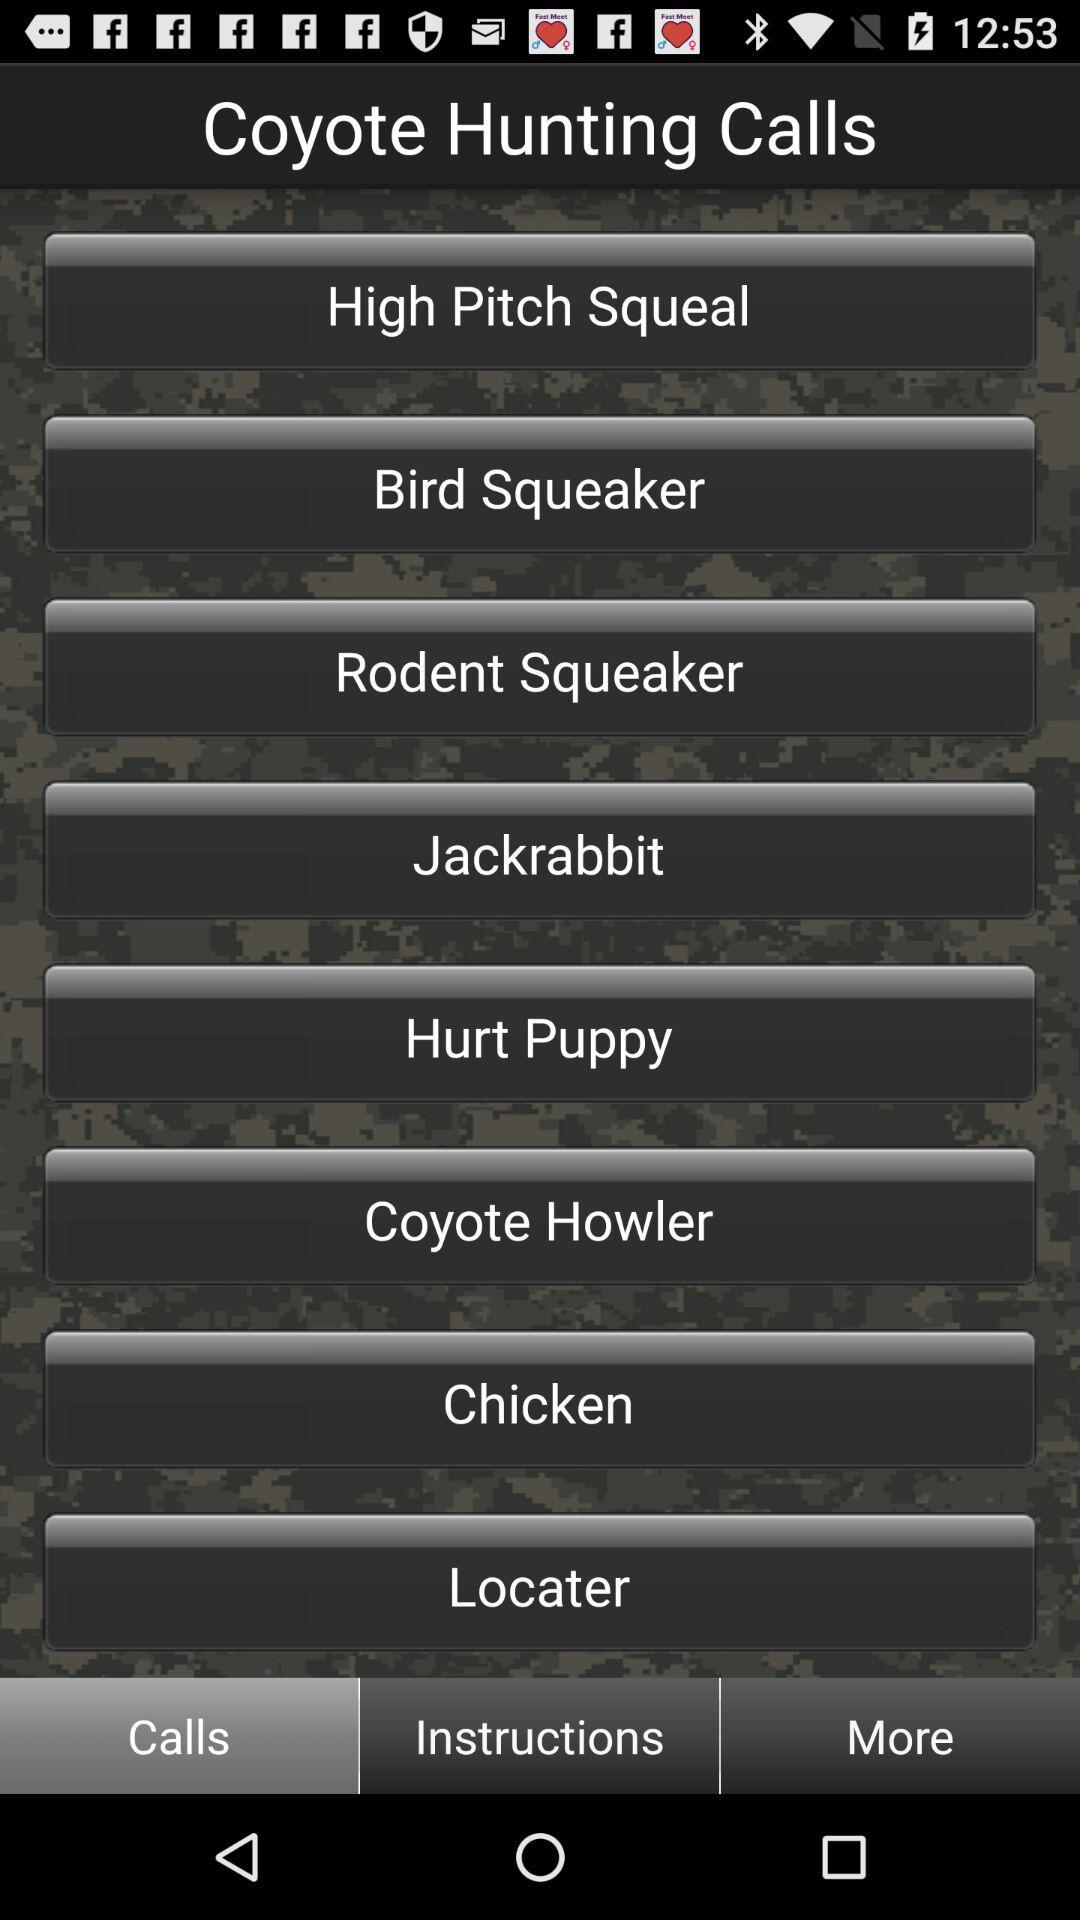  I want to click on the item below coyote howler item, so click(540, 1398).